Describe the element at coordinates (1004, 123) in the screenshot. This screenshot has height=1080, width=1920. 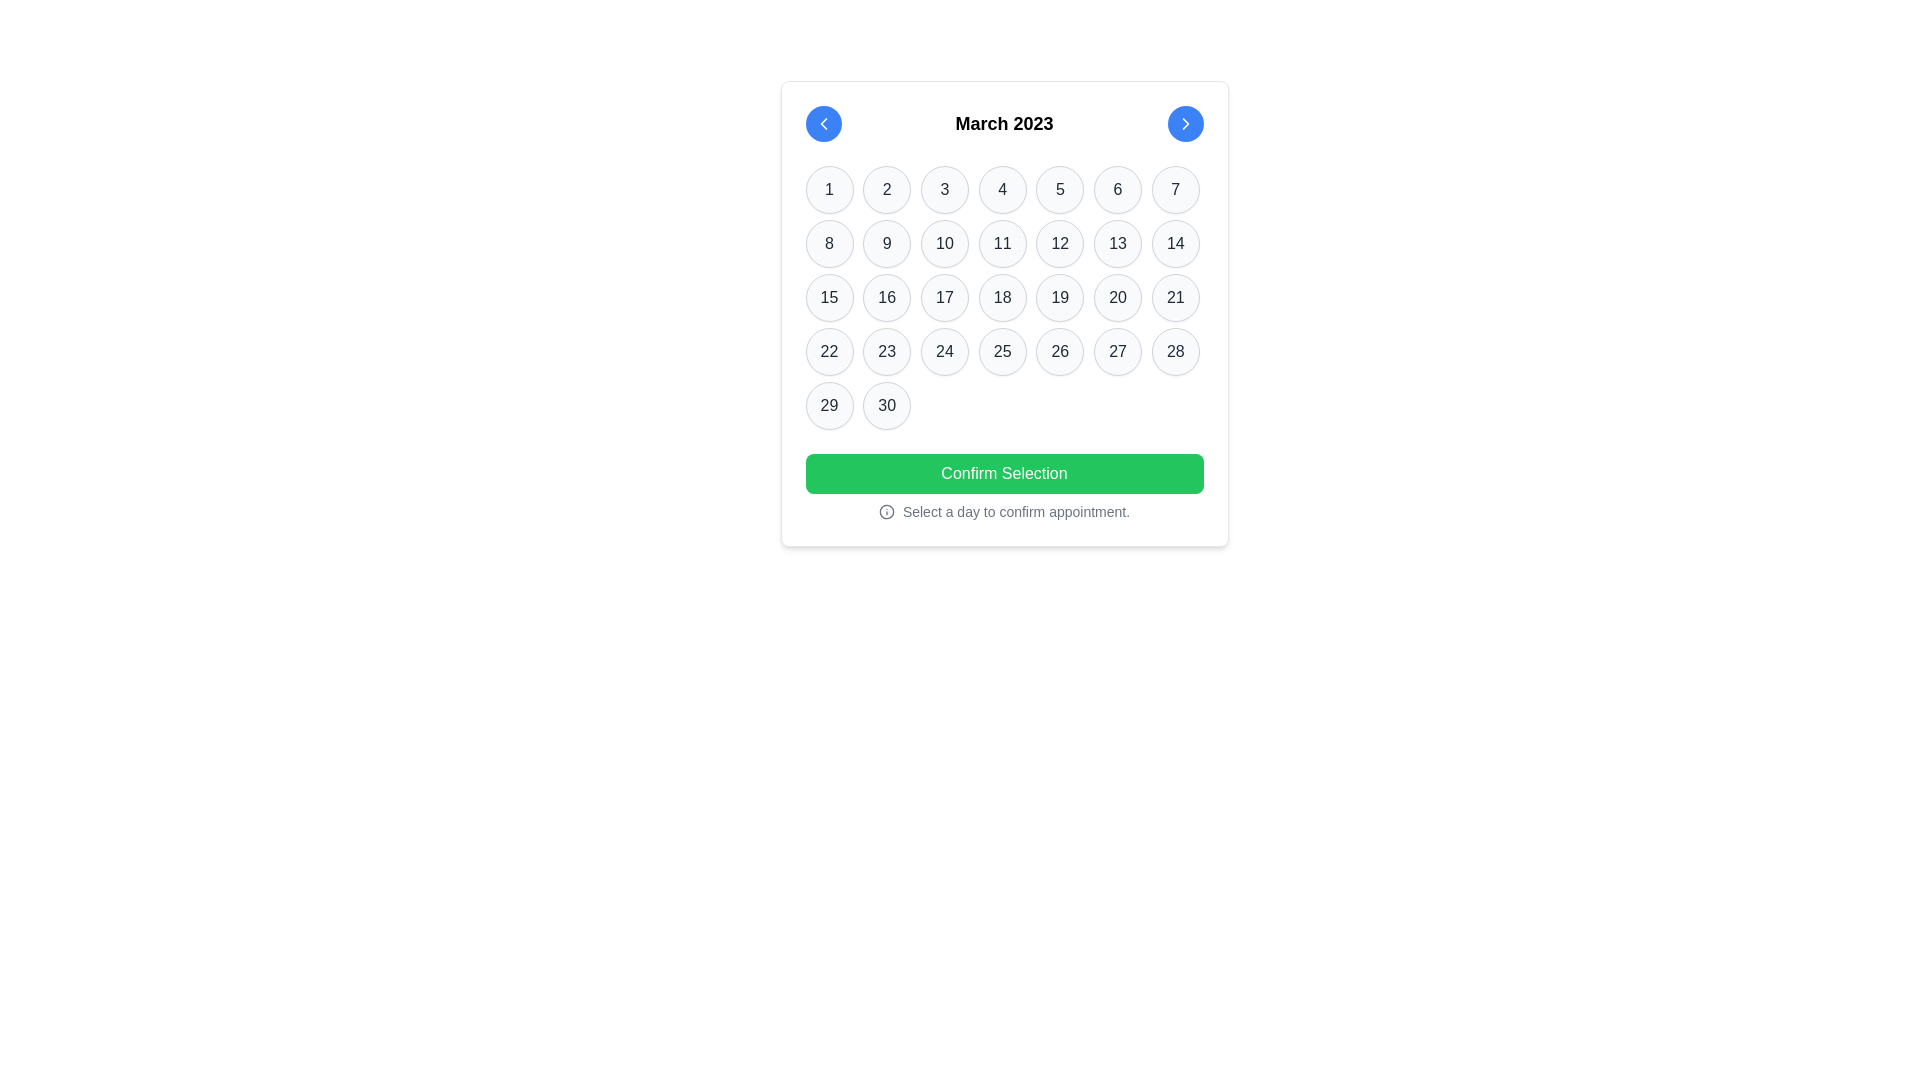
I see `the text label displaying 'March 2023' which is centrally aligned at the top of the calendar interface` at that location.